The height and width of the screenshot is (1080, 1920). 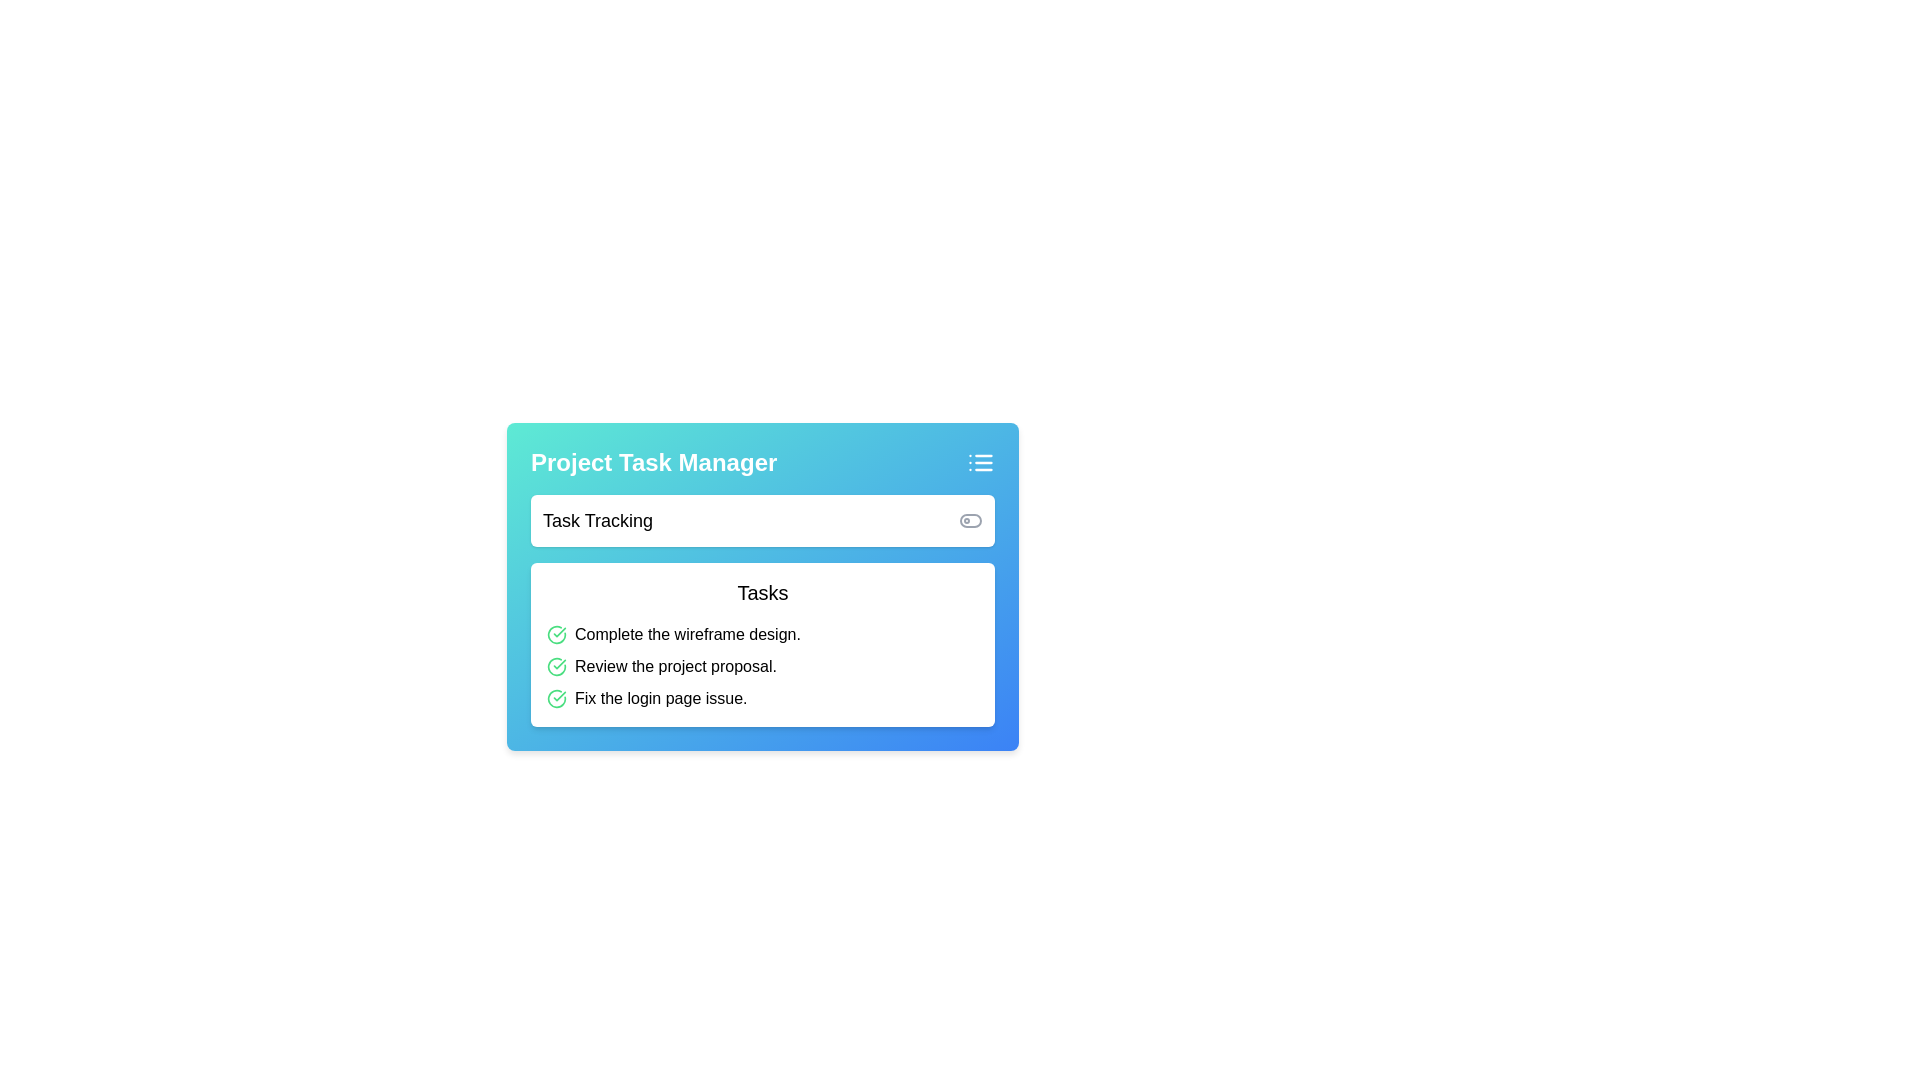 What do you see at coordinates (980, 462) in the screenshot?
I see `the three-lined menu icon in the top-right corner of the 'Project Task Manager' header` at bounding box center [980, 462].